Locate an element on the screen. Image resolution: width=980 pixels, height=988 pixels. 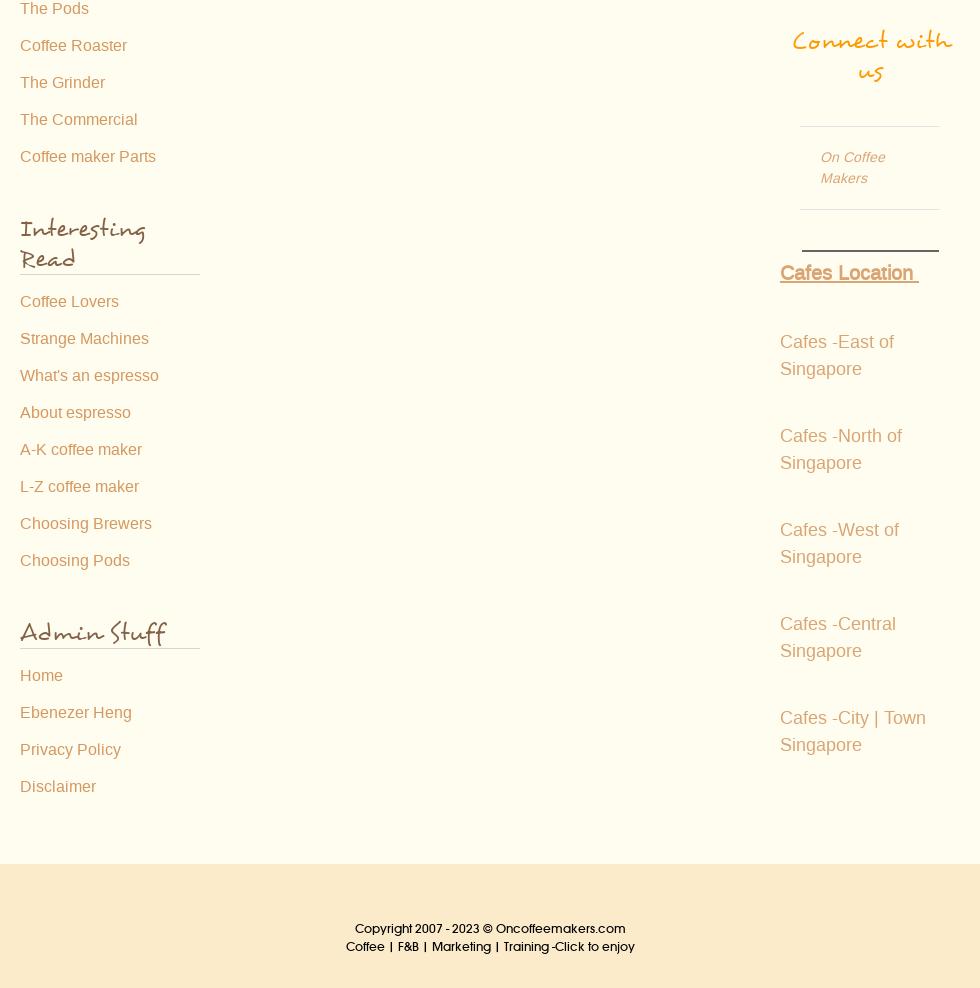
'Coffee Roaster' is located at coordinates (19, 45).